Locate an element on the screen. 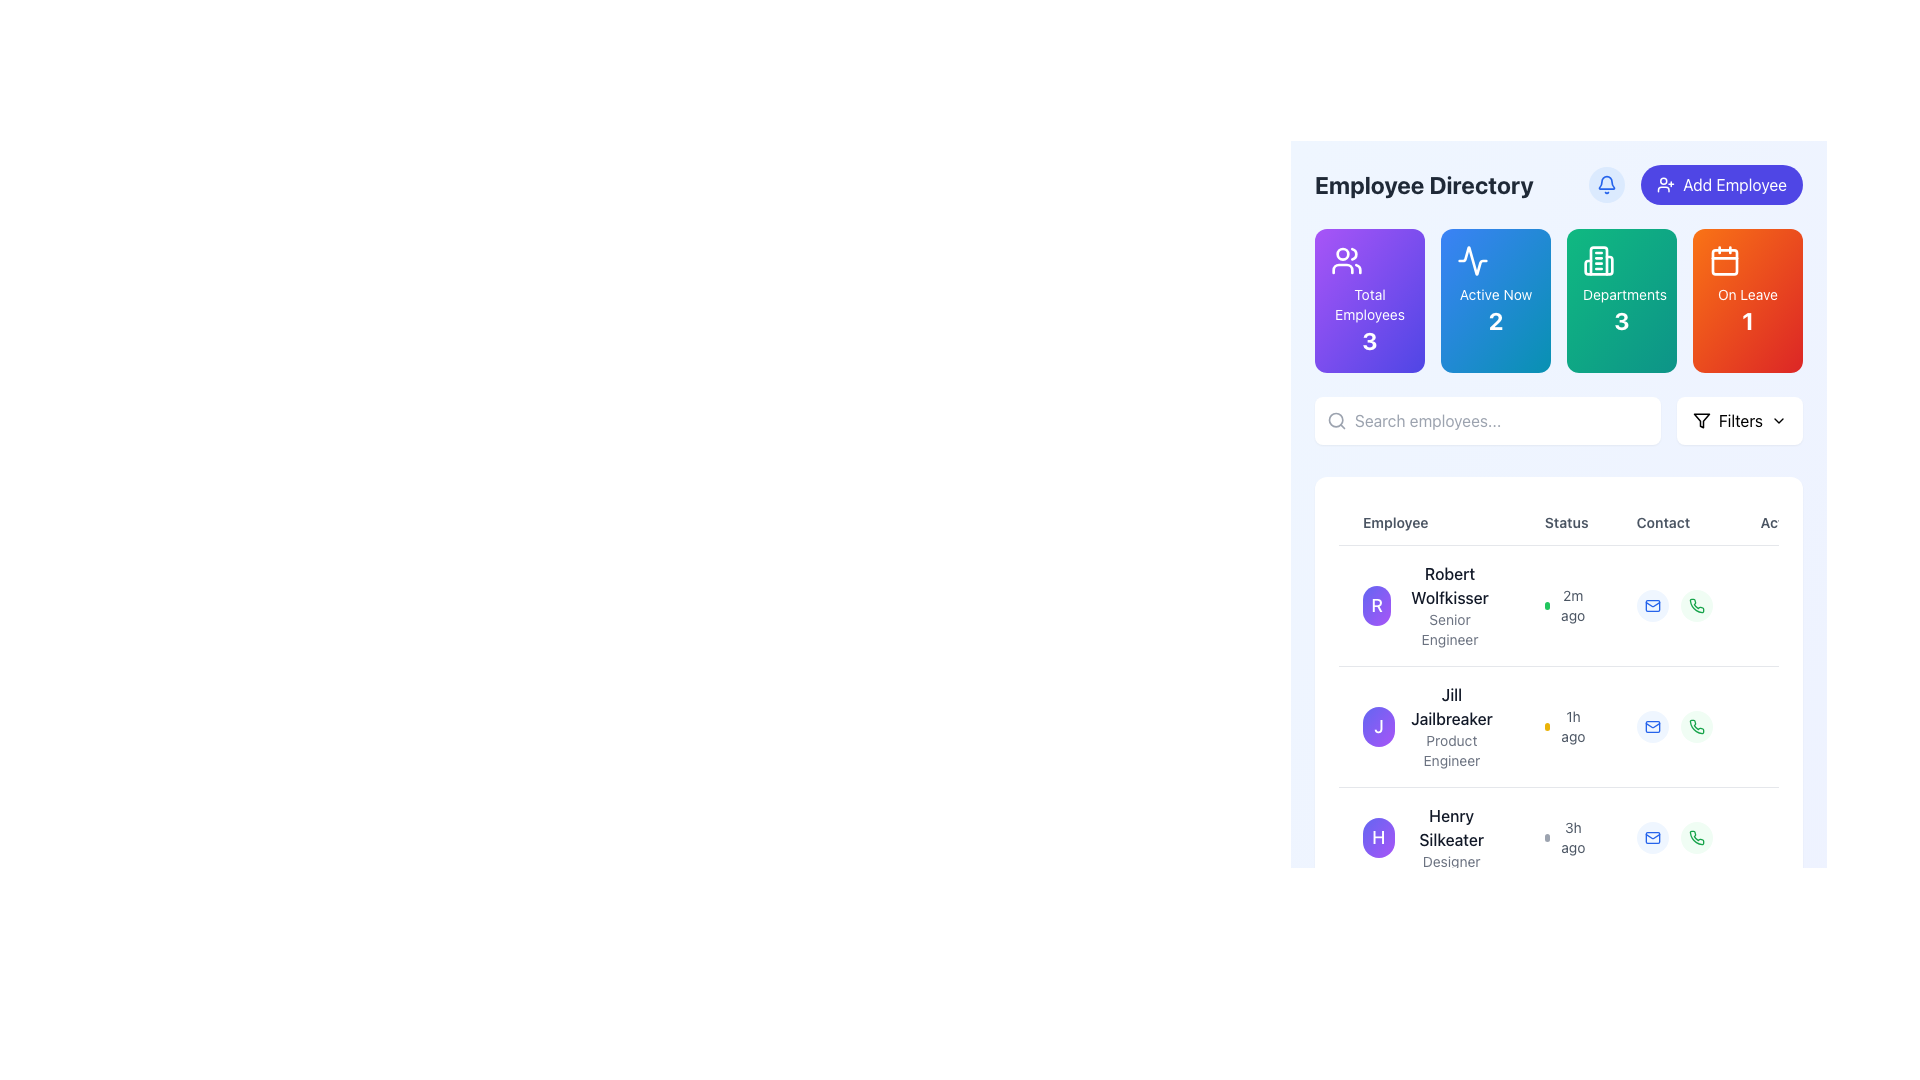  the funnel icon located in the top-right section of the interface, inside the 'Filters' button is located at coordinates (1700, 419).